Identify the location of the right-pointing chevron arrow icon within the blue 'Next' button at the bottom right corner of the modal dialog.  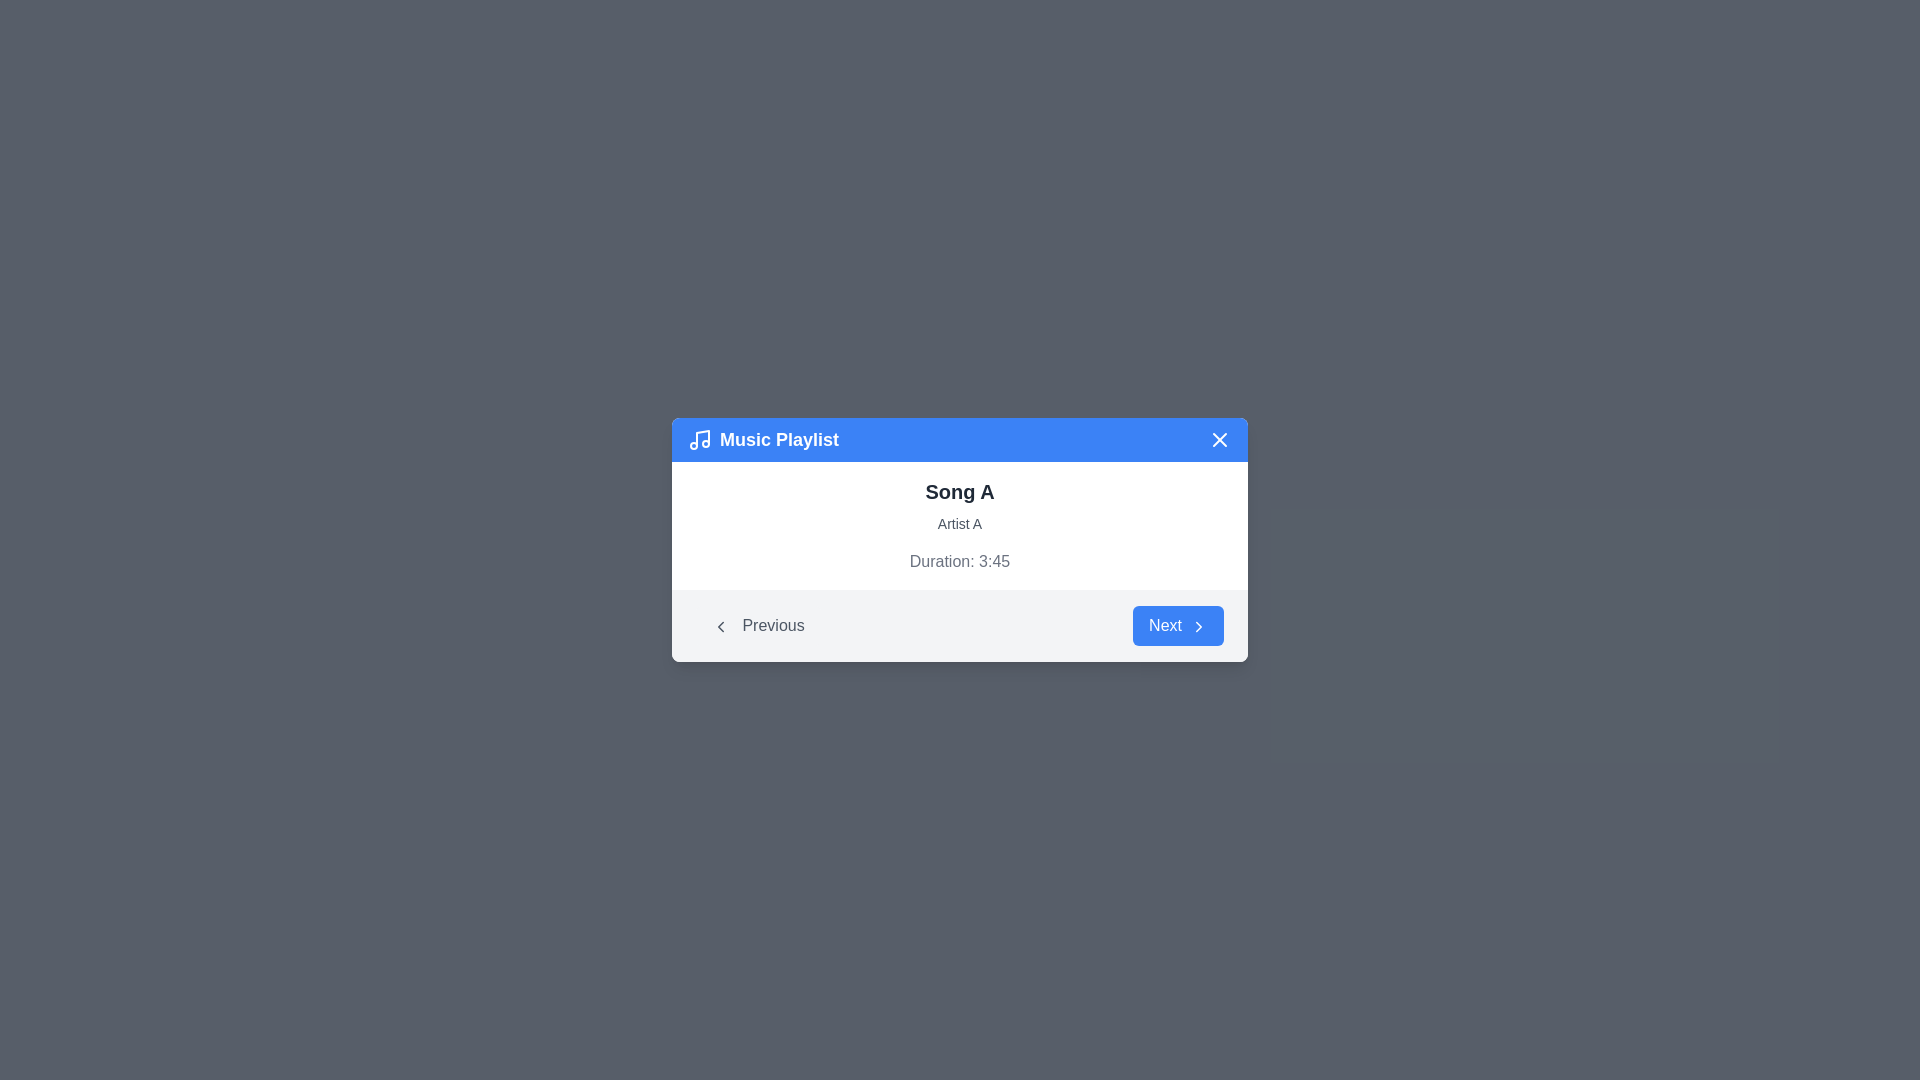
(1199, 624).